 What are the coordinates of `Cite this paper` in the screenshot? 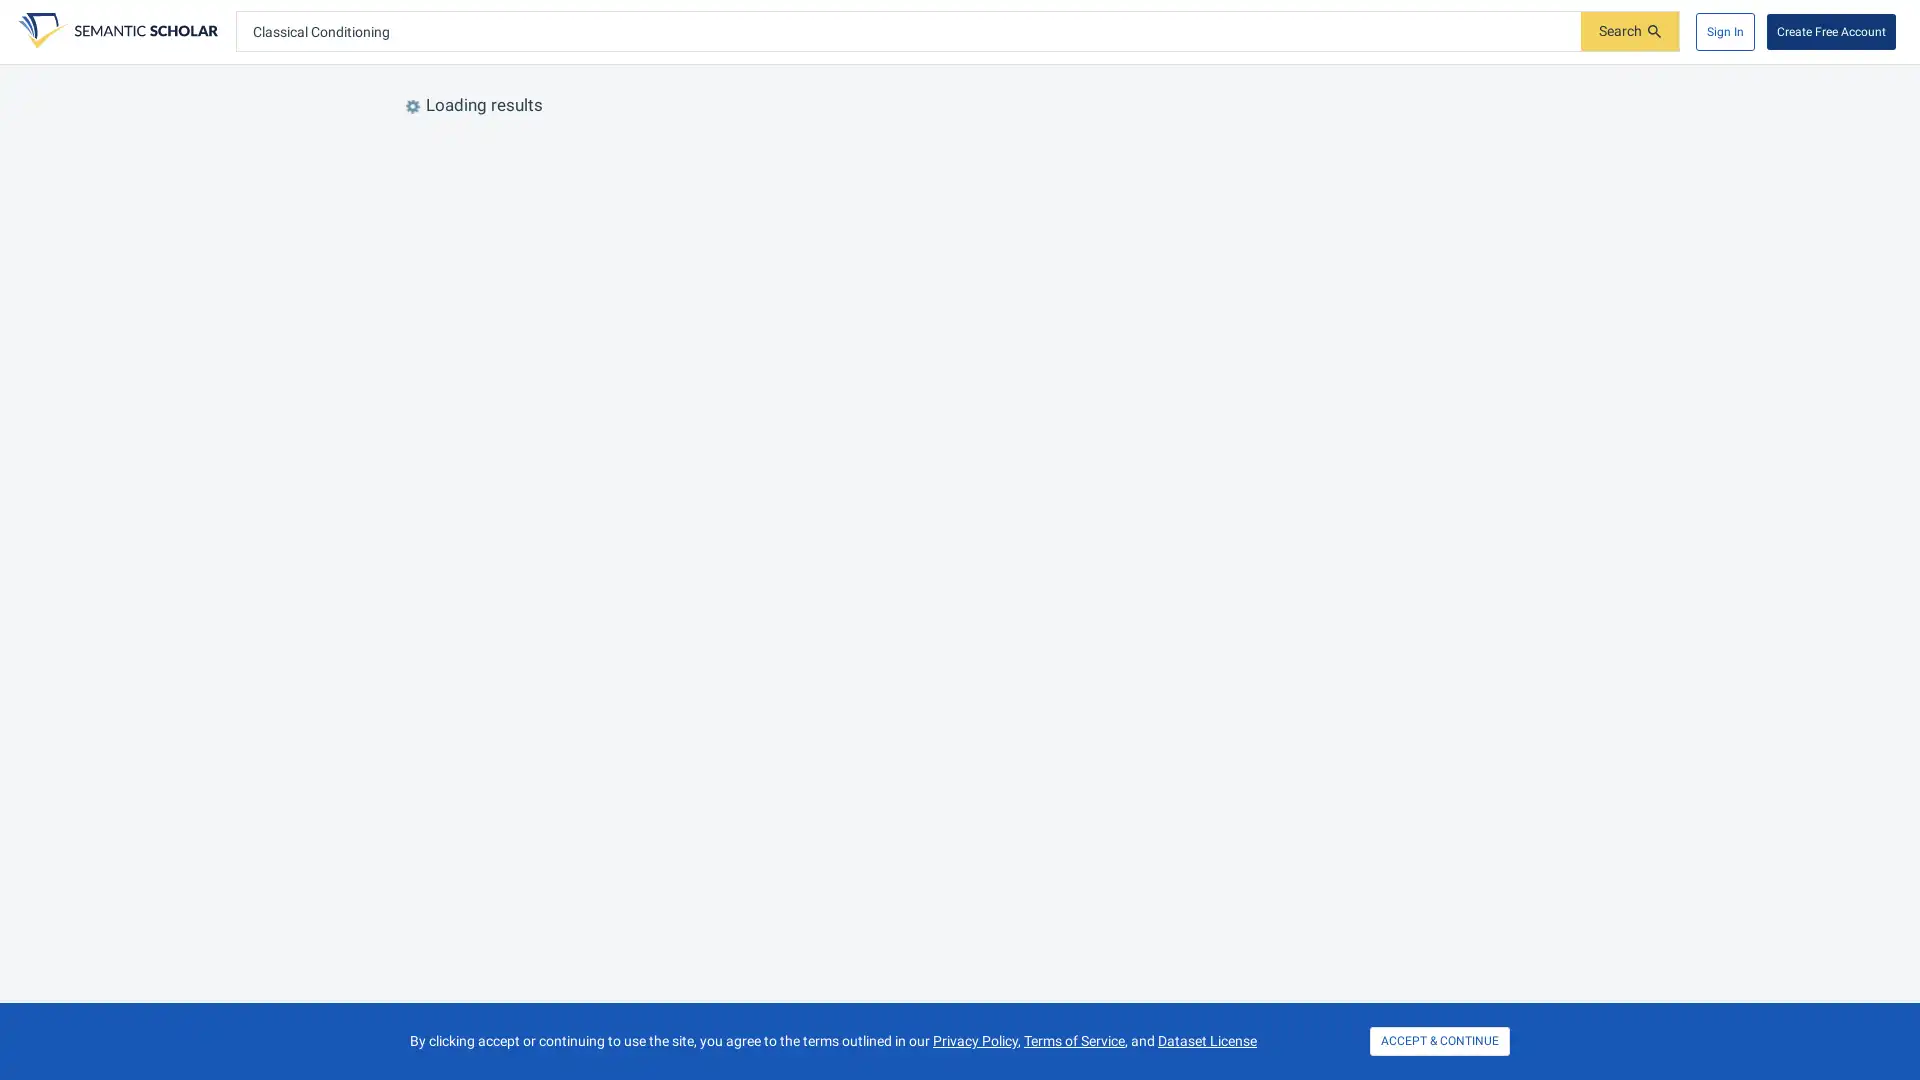 It's located at (656, 796).